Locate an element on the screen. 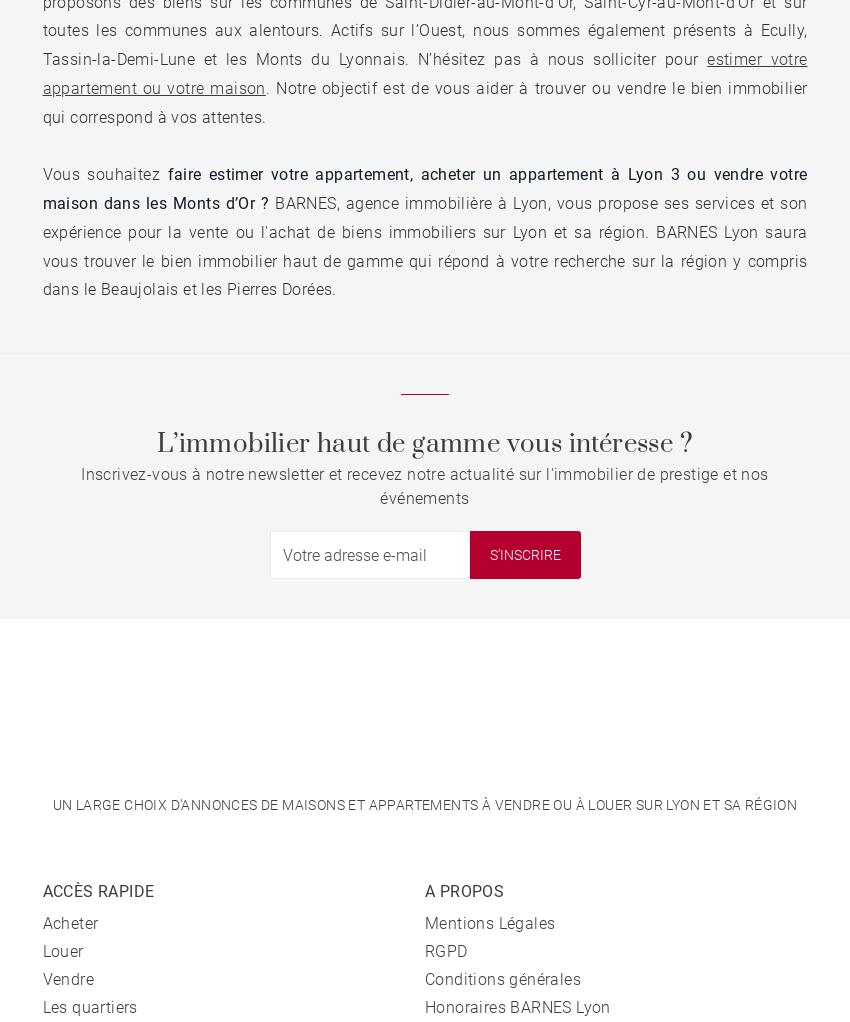 The width and height of the screenshot is (850, 1022). 'Conditions générales' is located at coordinates (503, 978).